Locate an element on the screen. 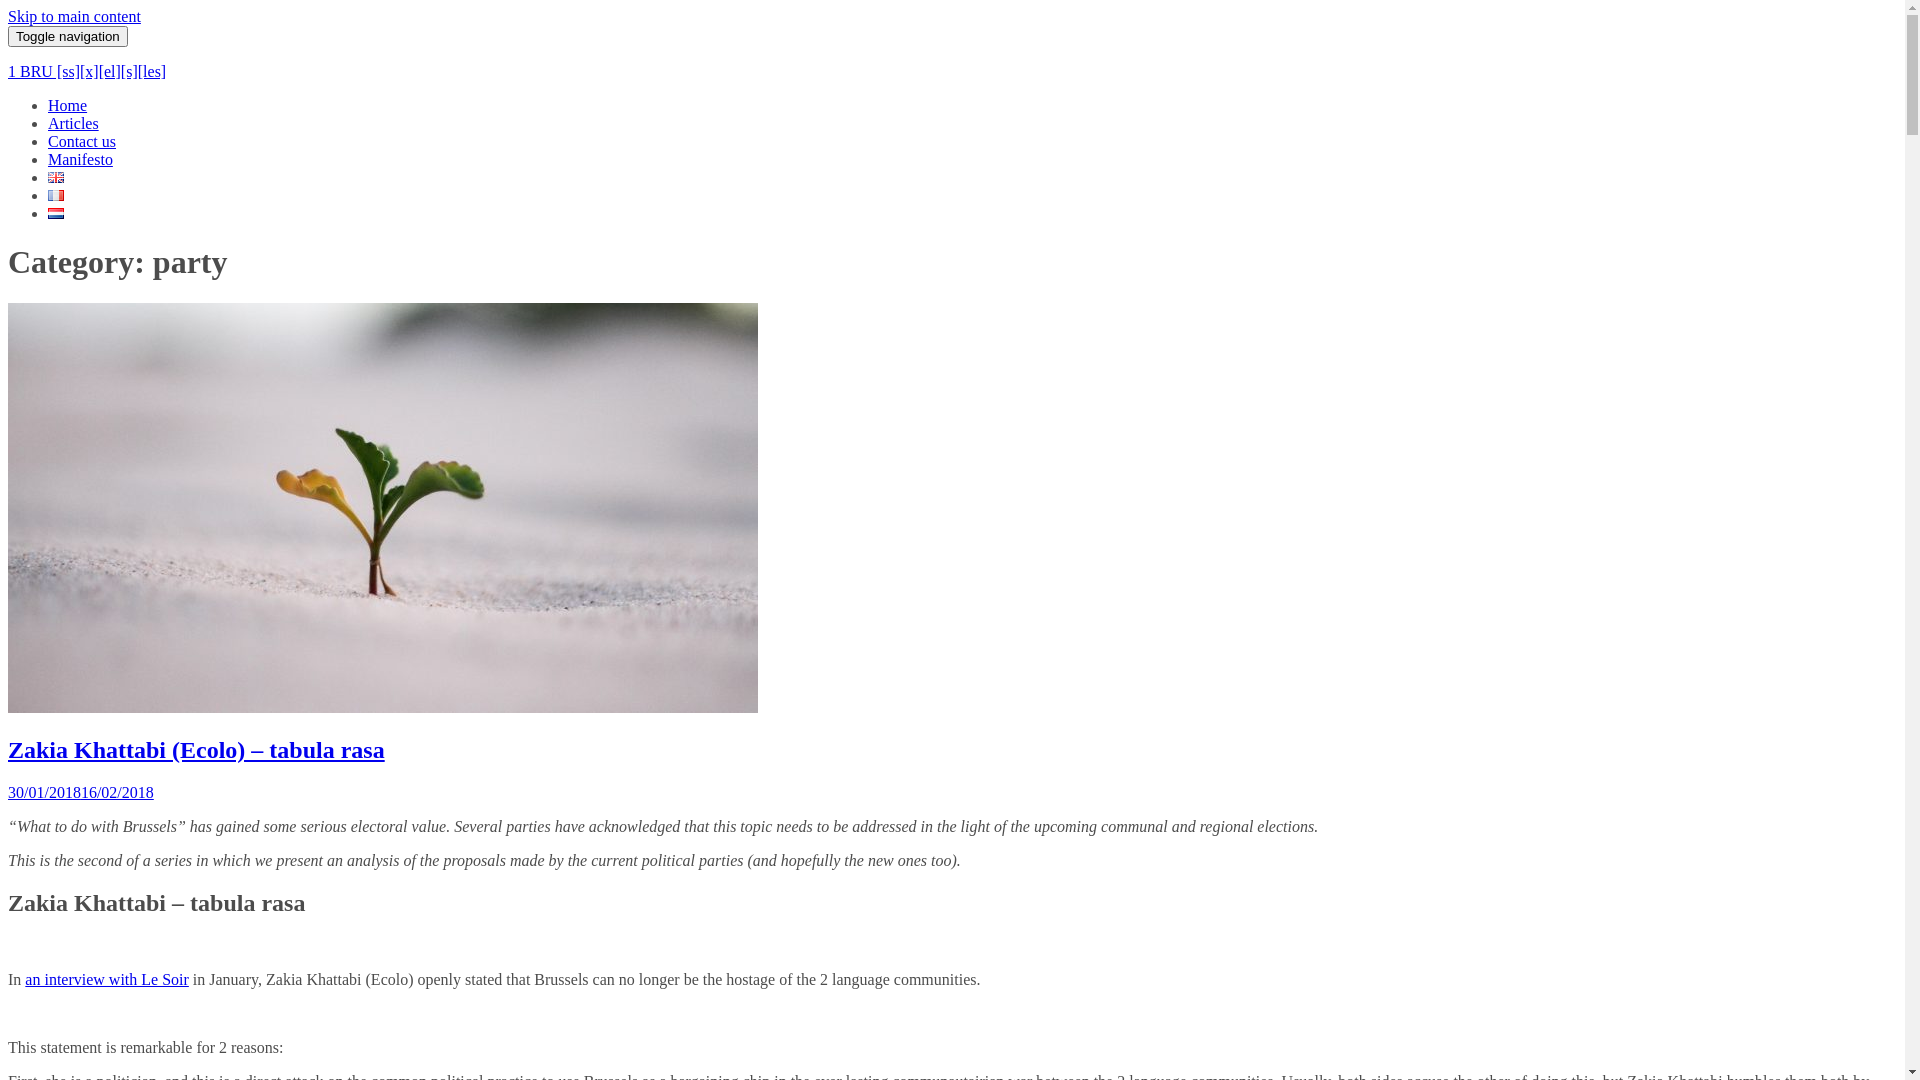 This screenshot has width=1920, height=1080. 'Home' is located at coordinates (67, 105).